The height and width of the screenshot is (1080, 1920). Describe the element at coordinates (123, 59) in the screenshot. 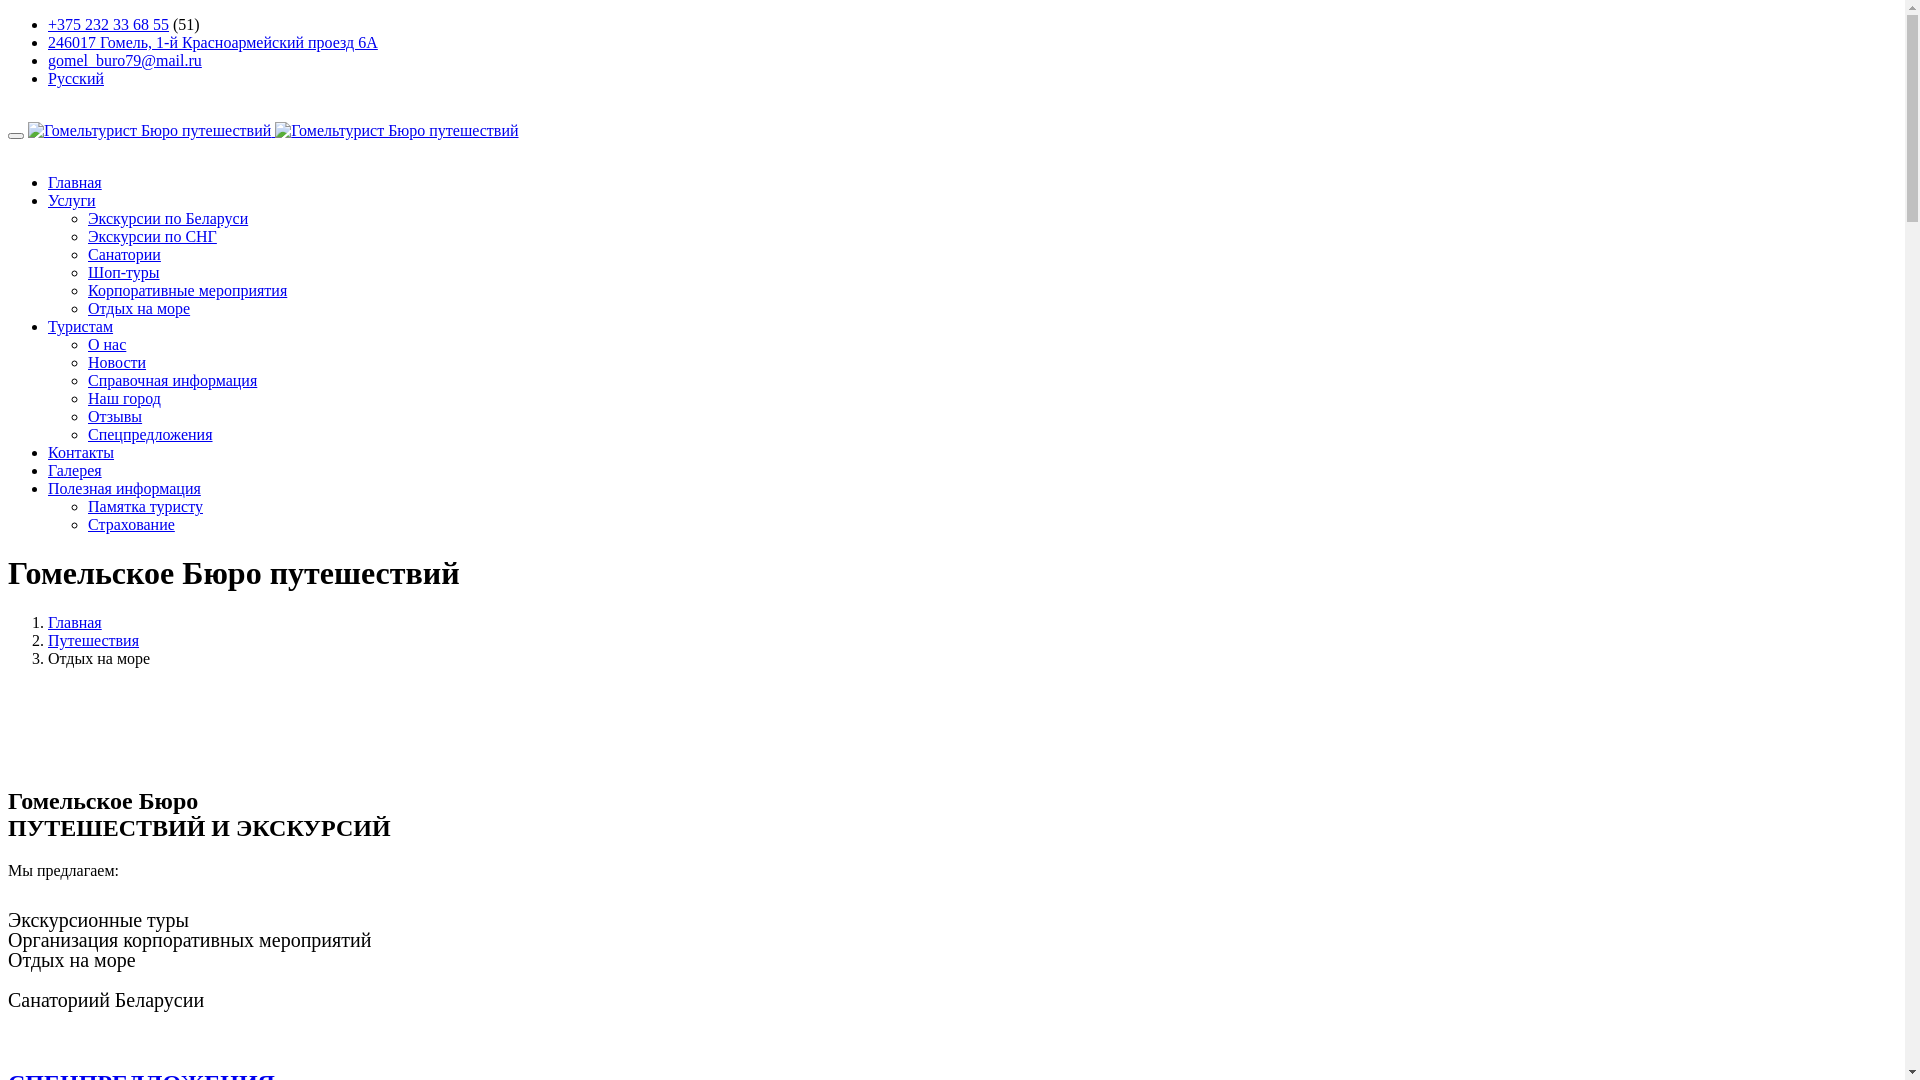

I see `'gomel_buro79@mail.ru'` at that location.